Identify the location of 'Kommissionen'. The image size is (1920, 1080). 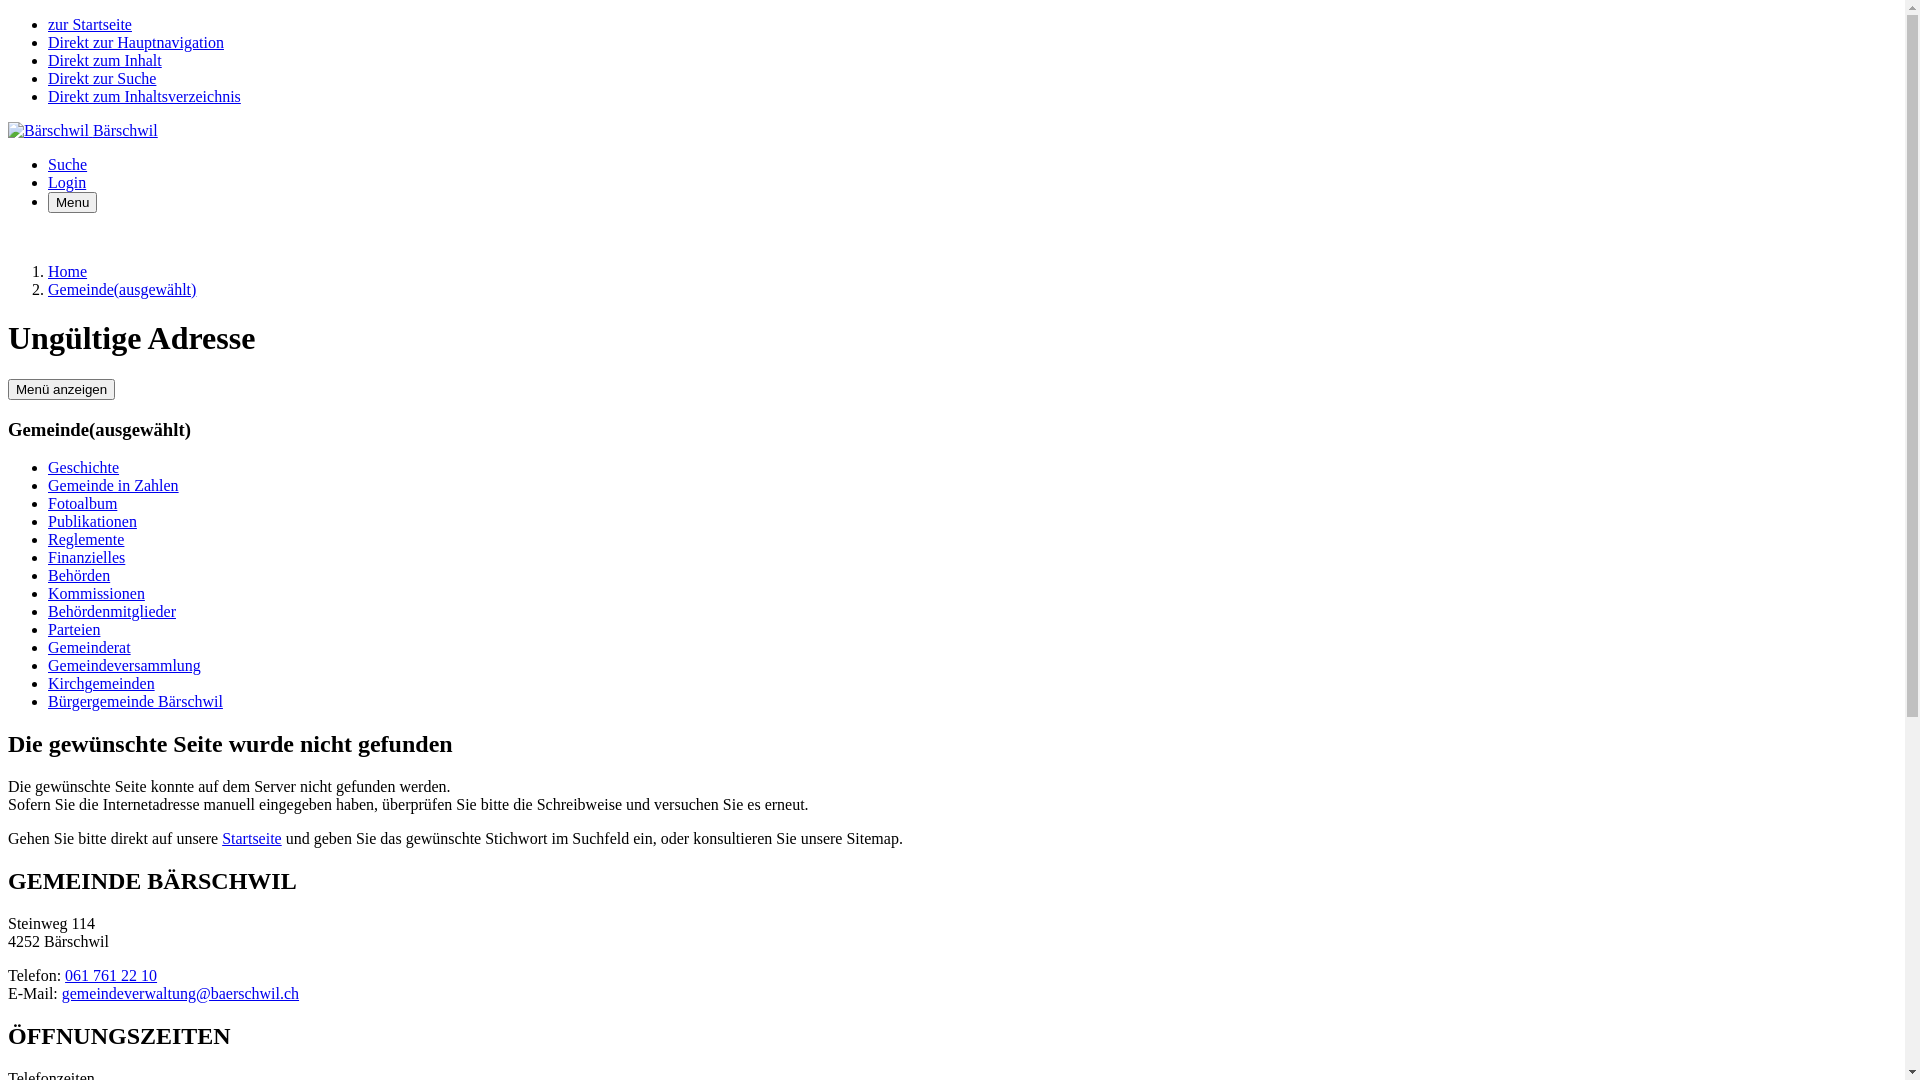
(95, 592).